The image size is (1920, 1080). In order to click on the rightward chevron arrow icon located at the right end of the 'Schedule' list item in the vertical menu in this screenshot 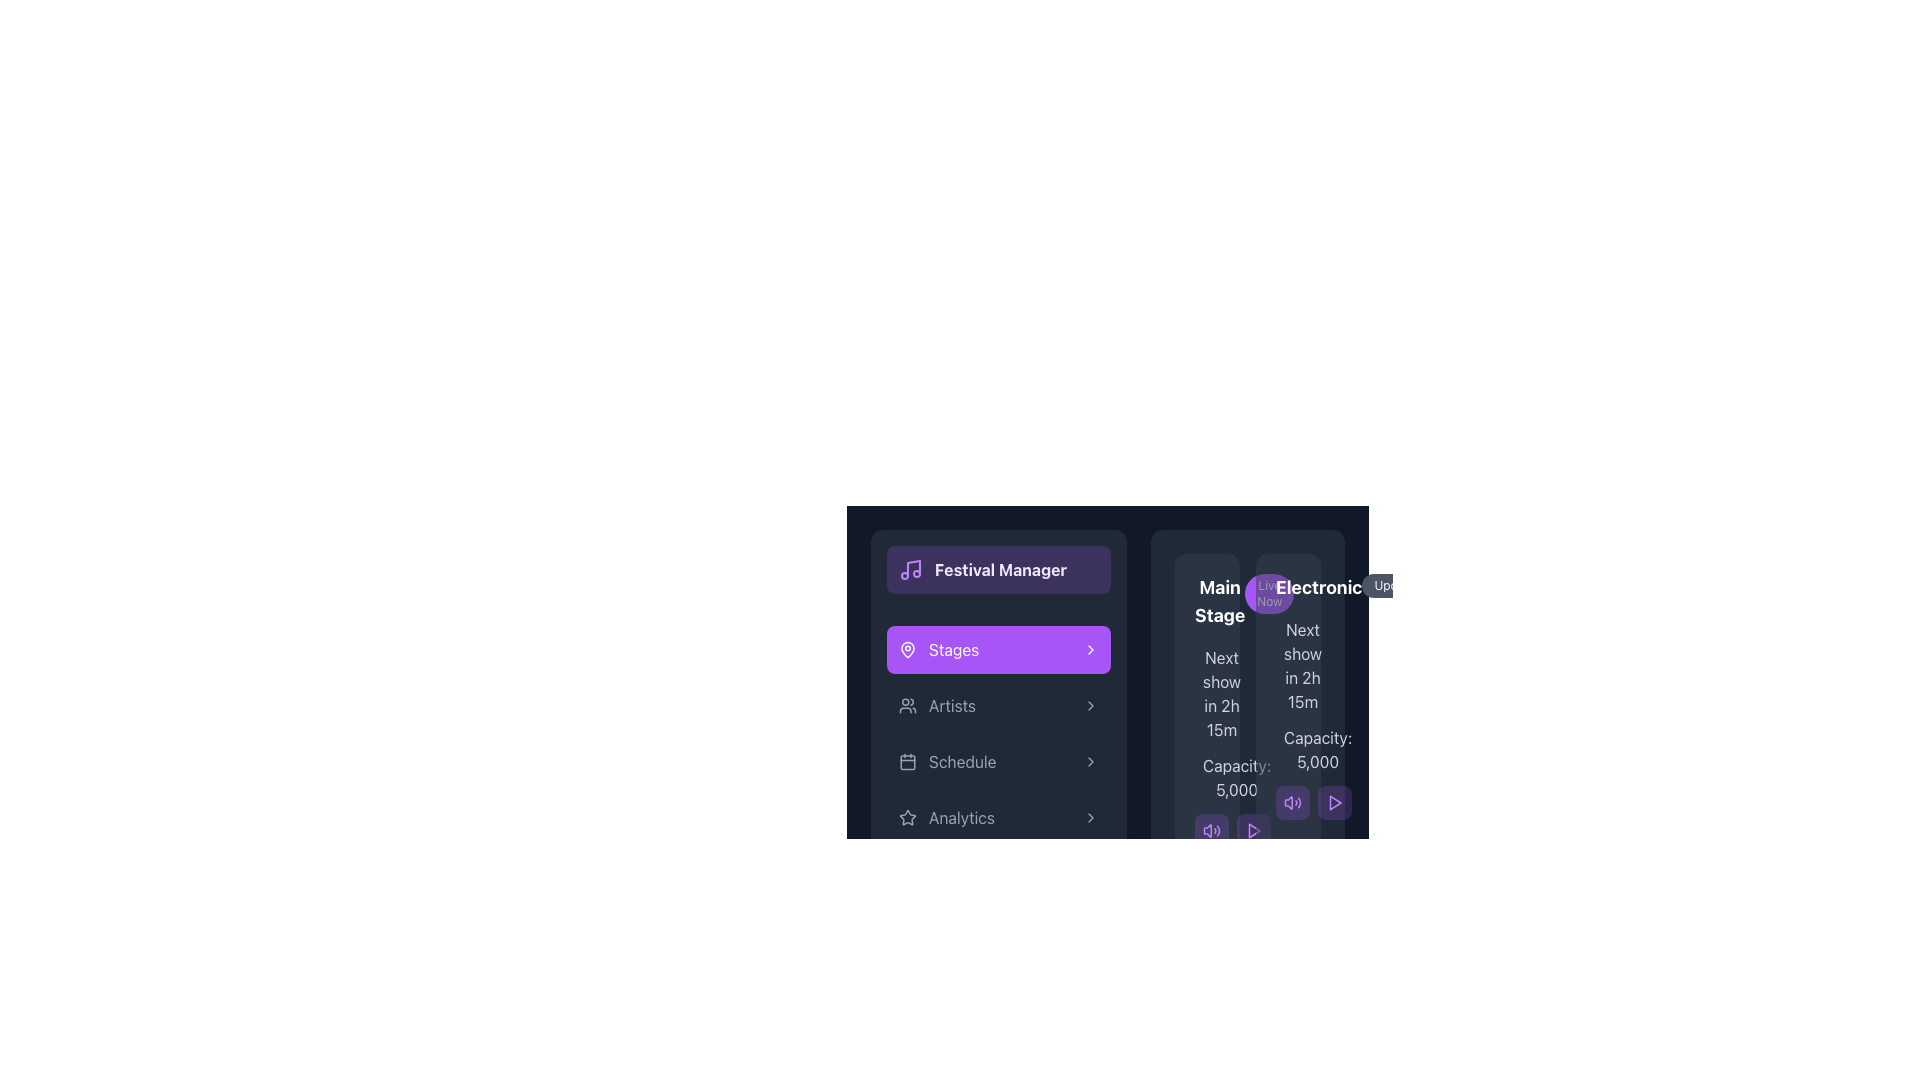, I will do `click(1089, 762)`.